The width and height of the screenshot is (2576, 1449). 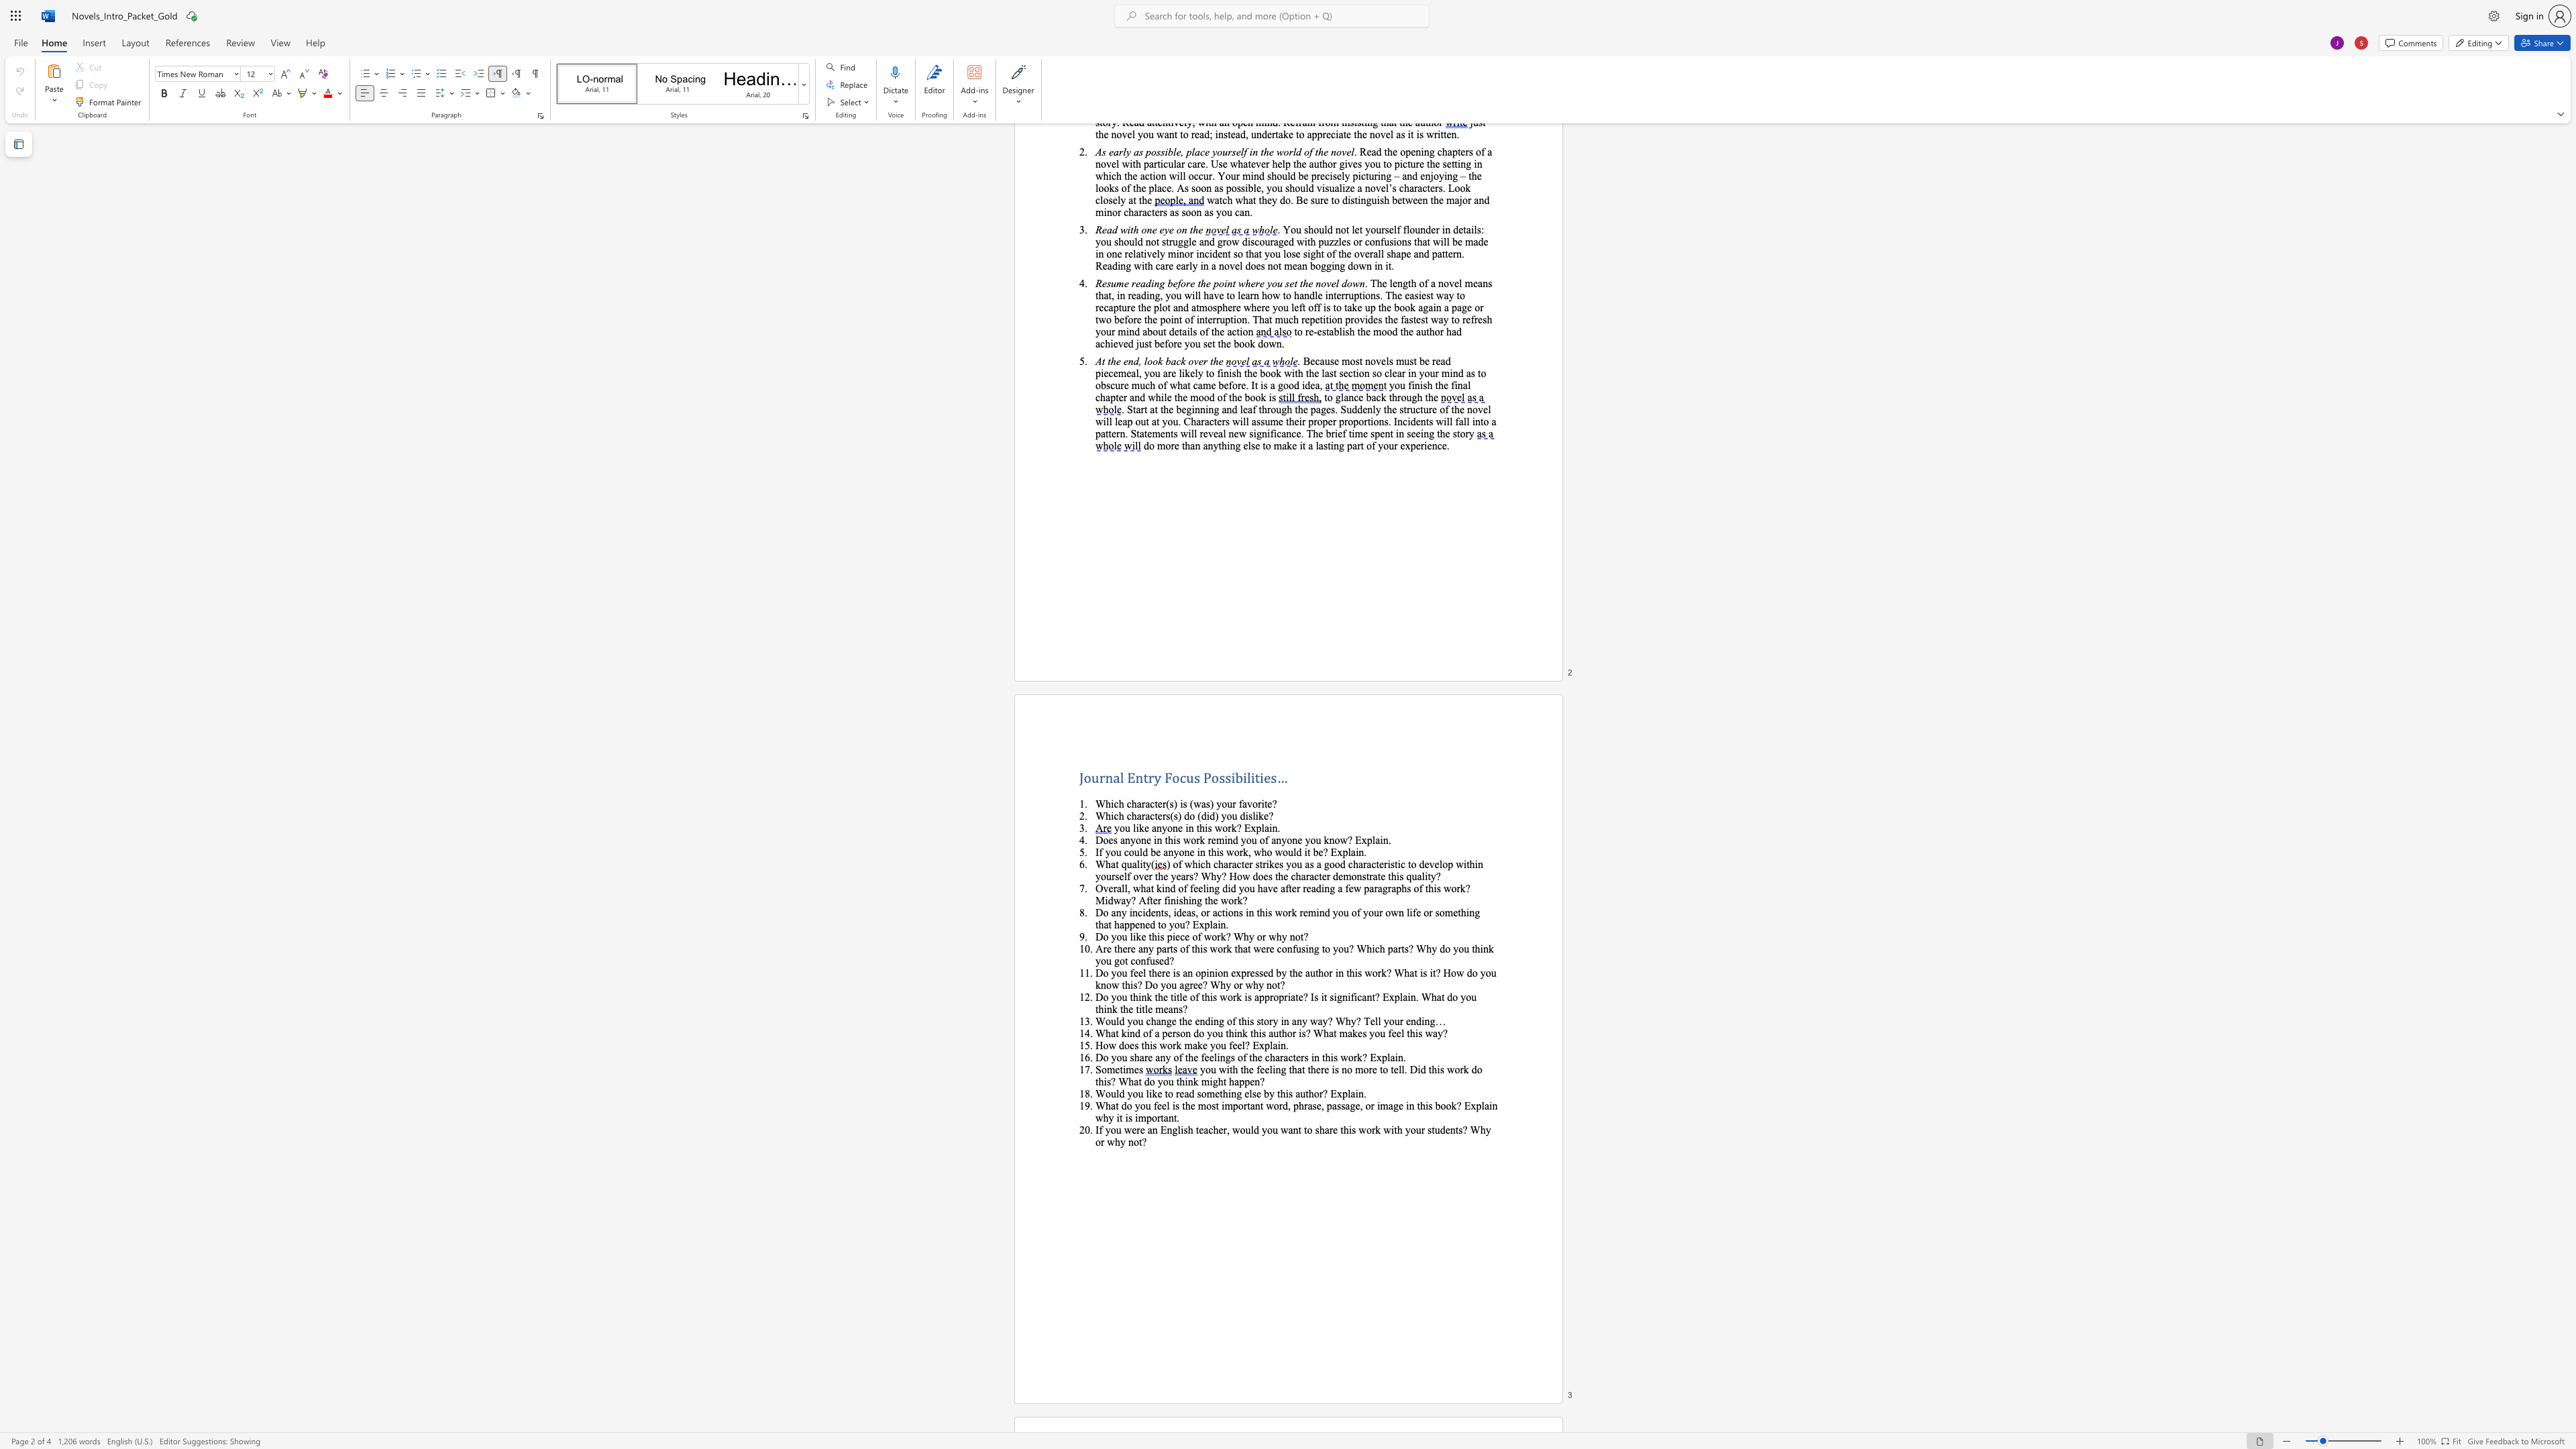 I want to click on the subset text "k mak" within the text "How does this work make you feel? Explain.", so click(x=1175, y=1044).